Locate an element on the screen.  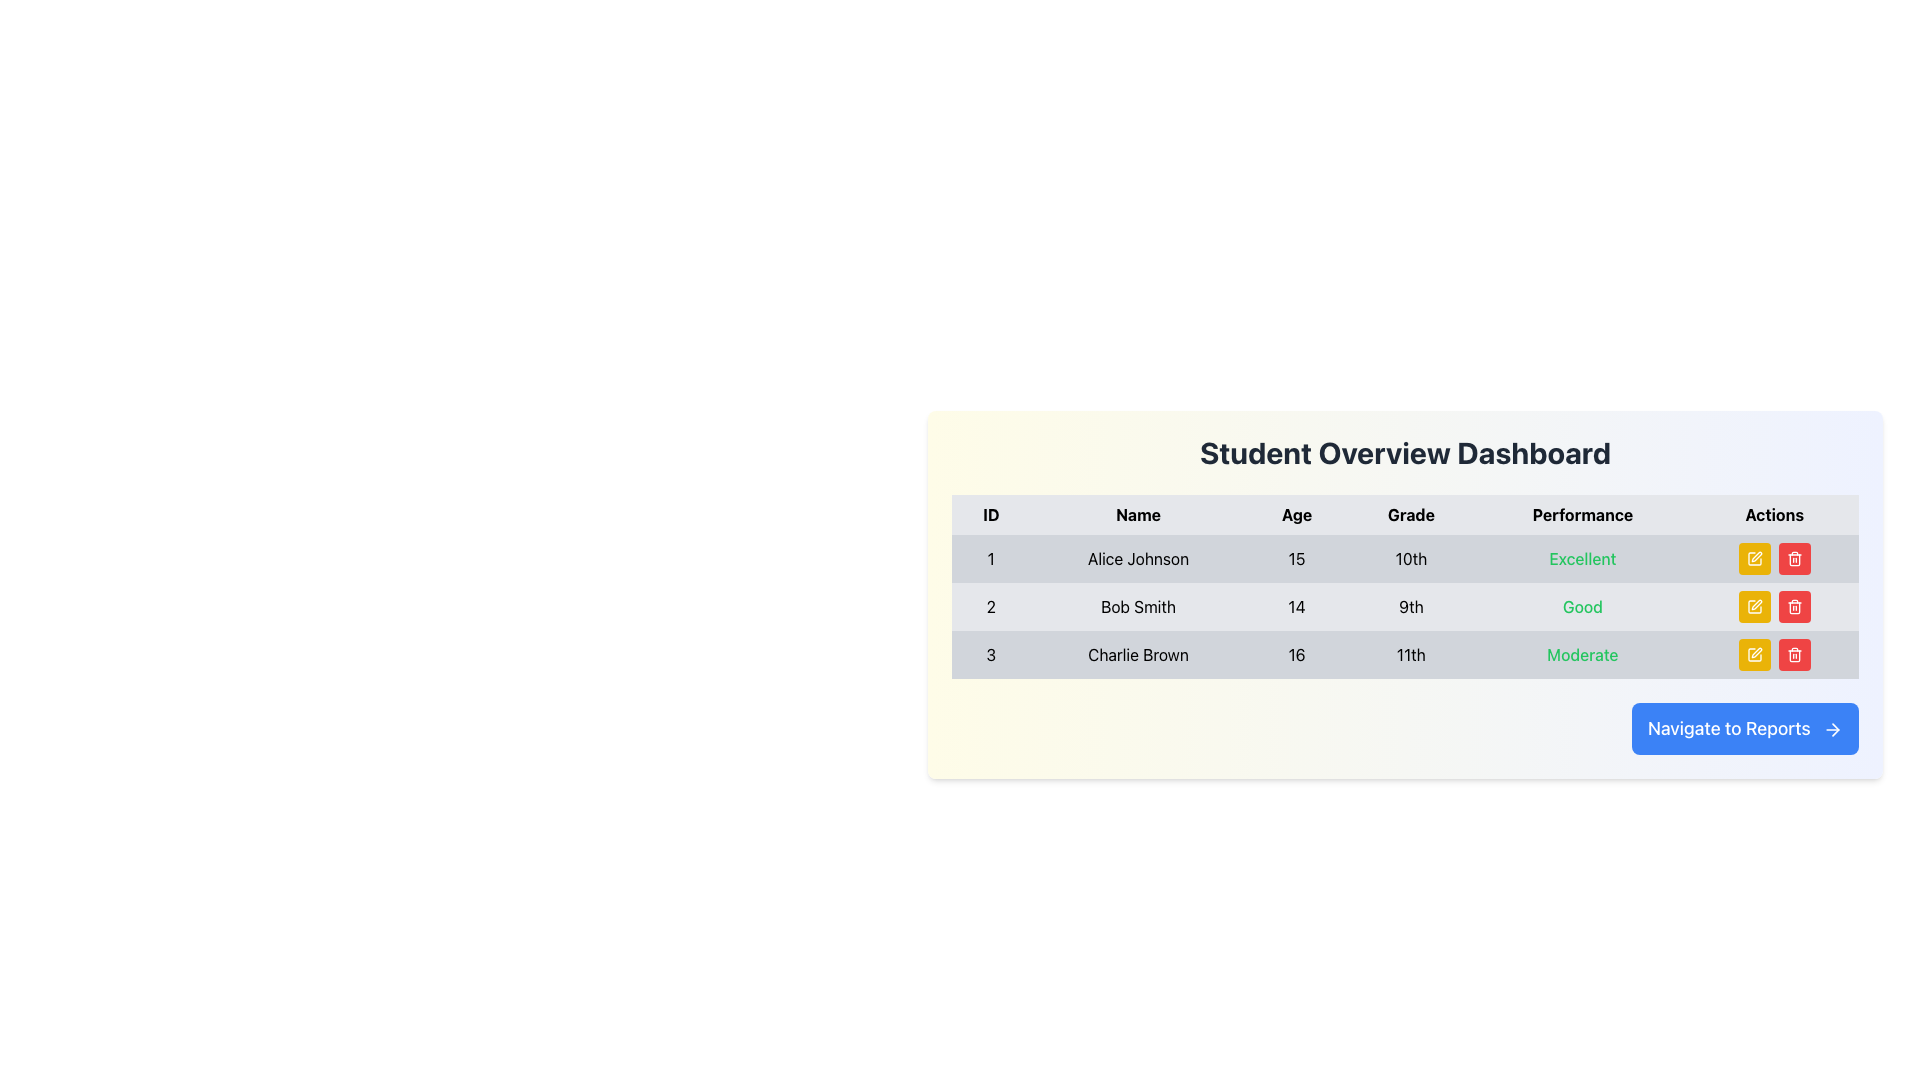
the trash bin icon in the Actions column of the table is located at coordinates (1794, 607).